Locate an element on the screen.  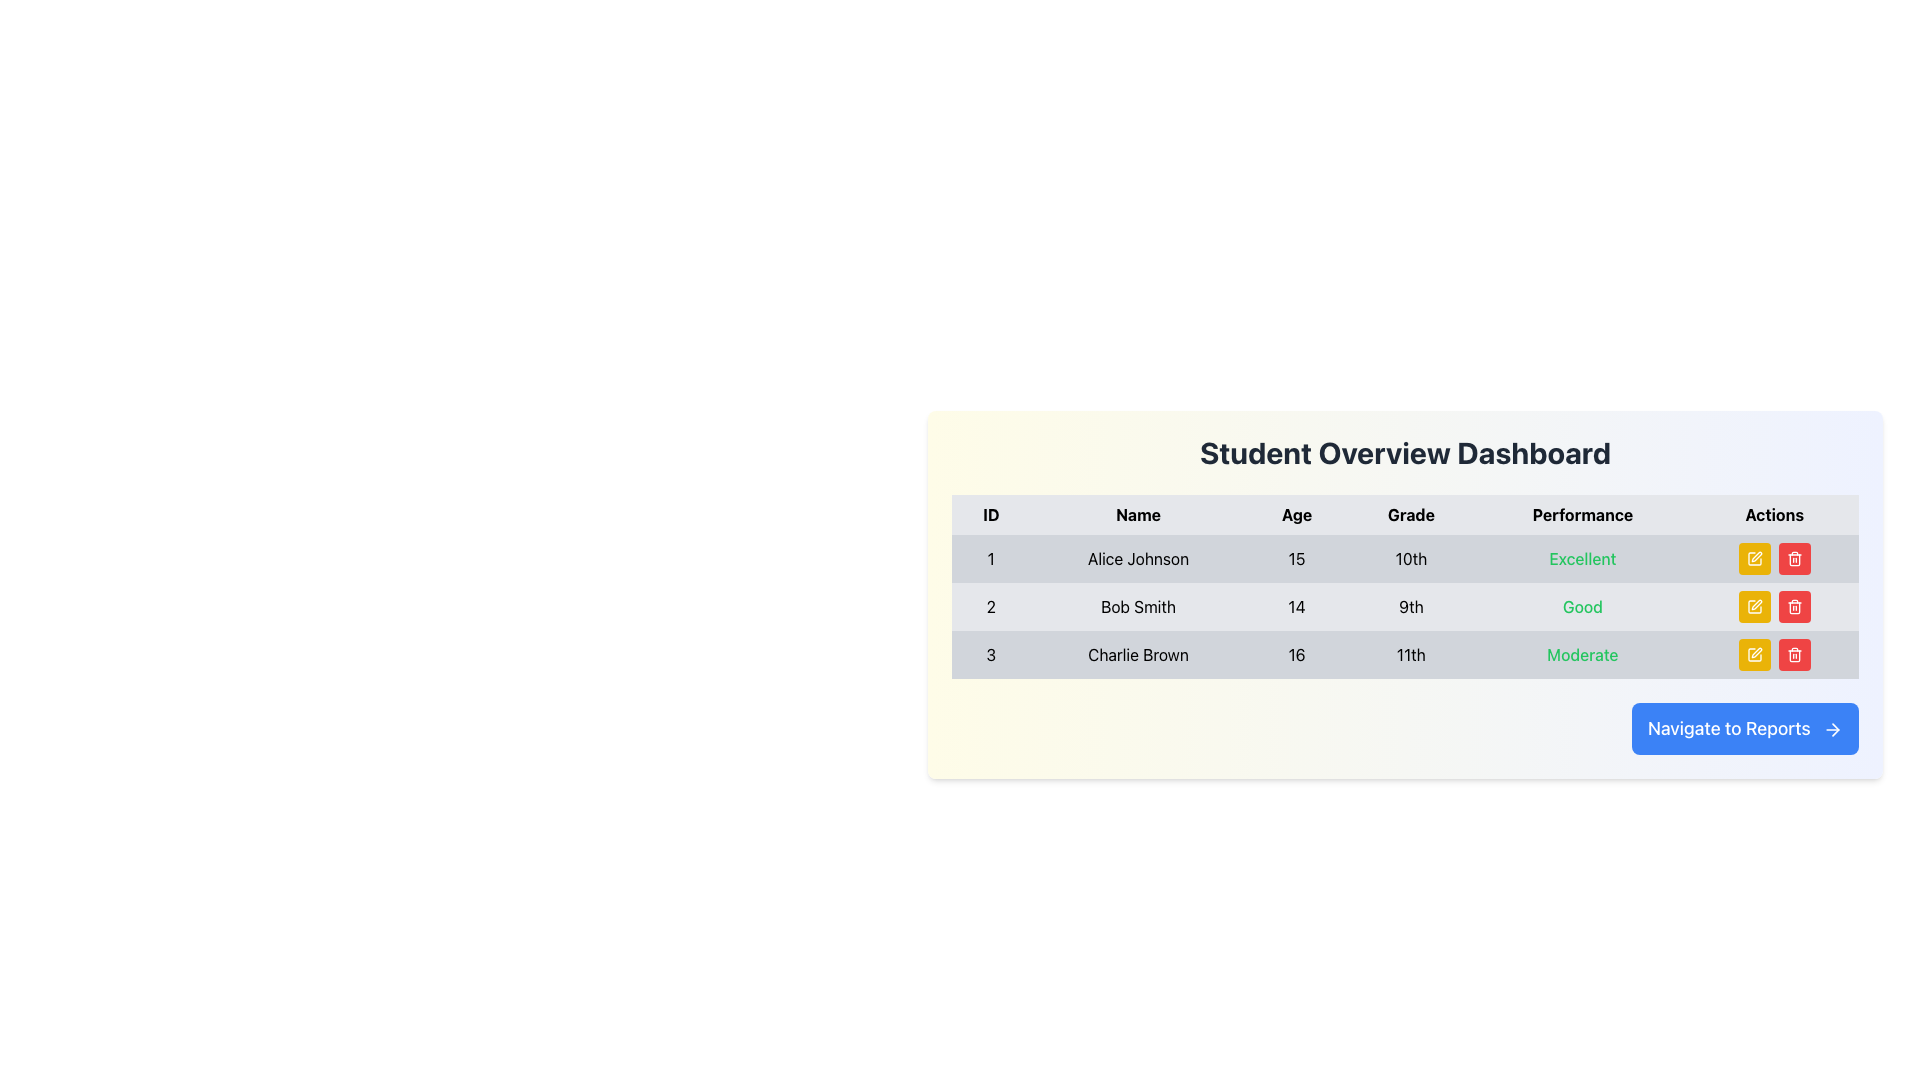
the trash bin icon in the Actions column of the table is located at coordinates (1794, 607).